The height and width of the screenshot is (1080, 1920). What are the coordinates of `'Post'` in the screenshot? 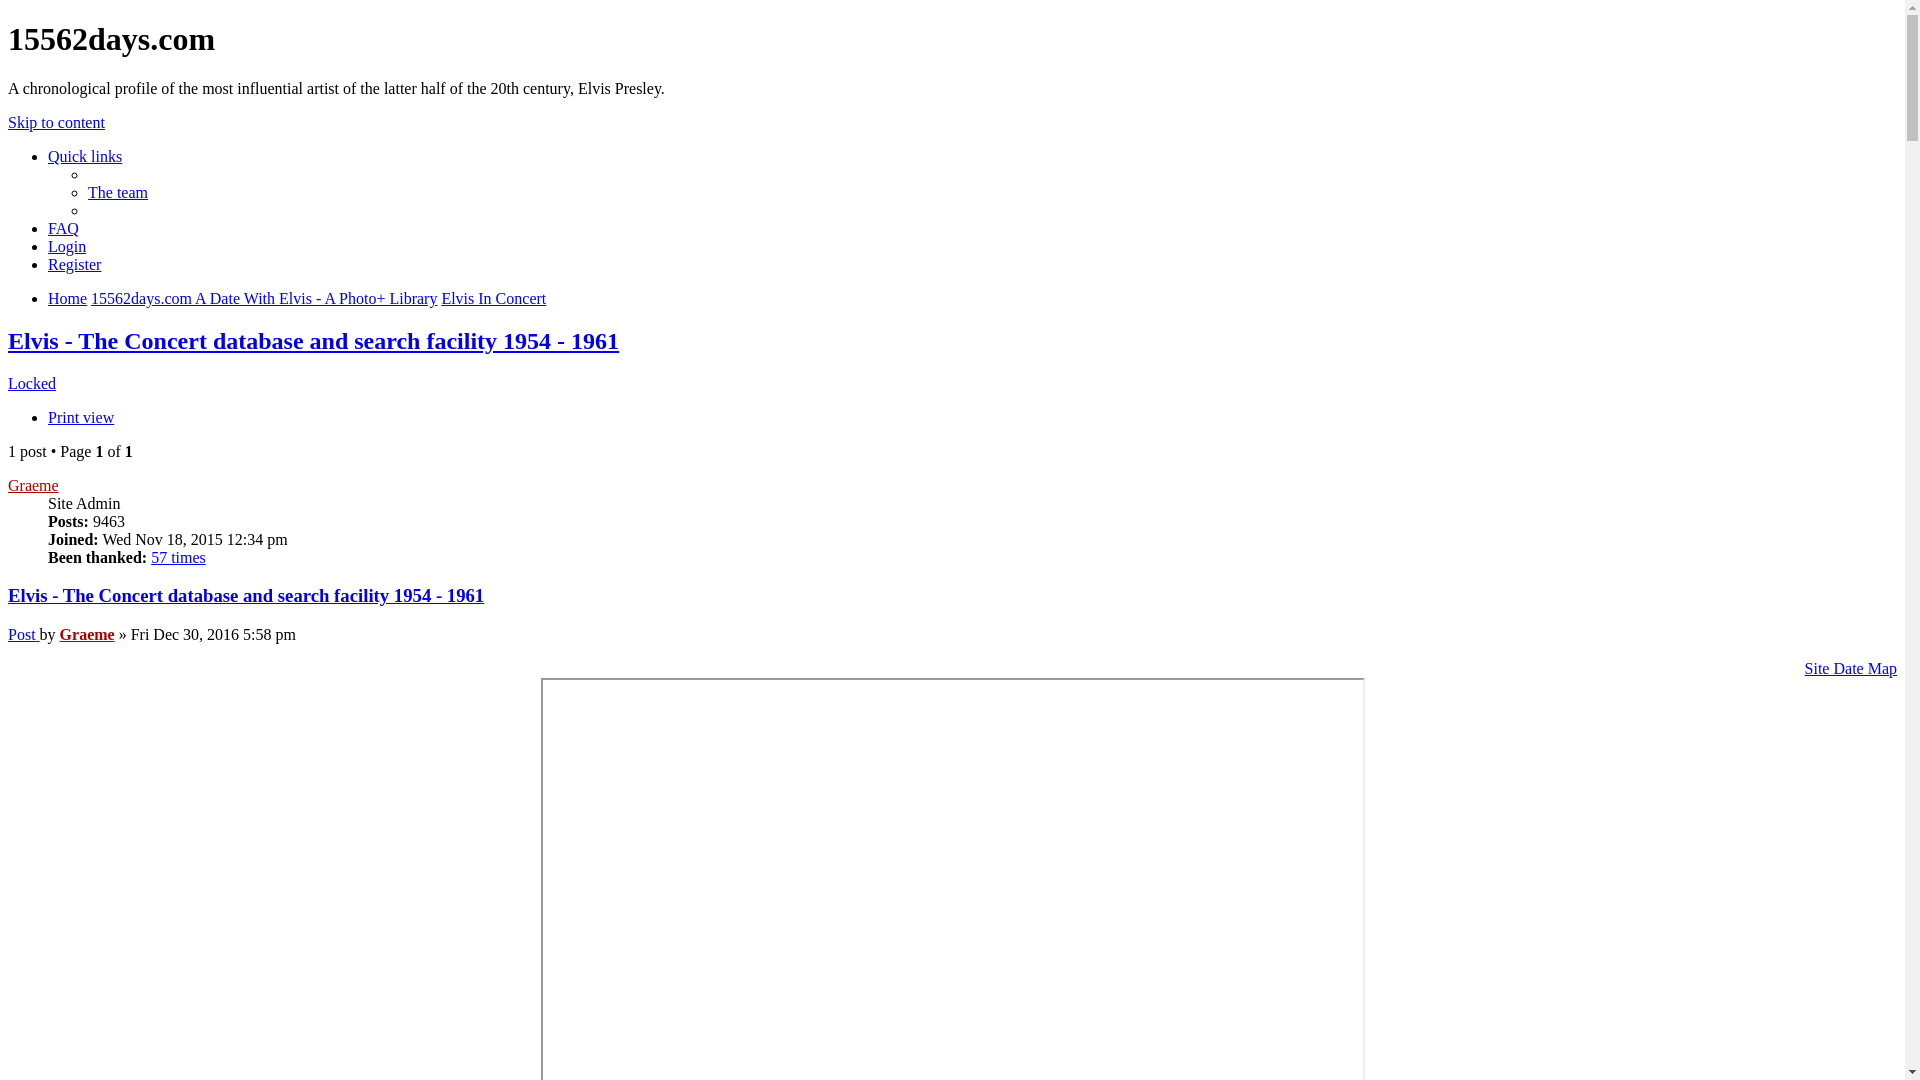 It's located at (24, 634).